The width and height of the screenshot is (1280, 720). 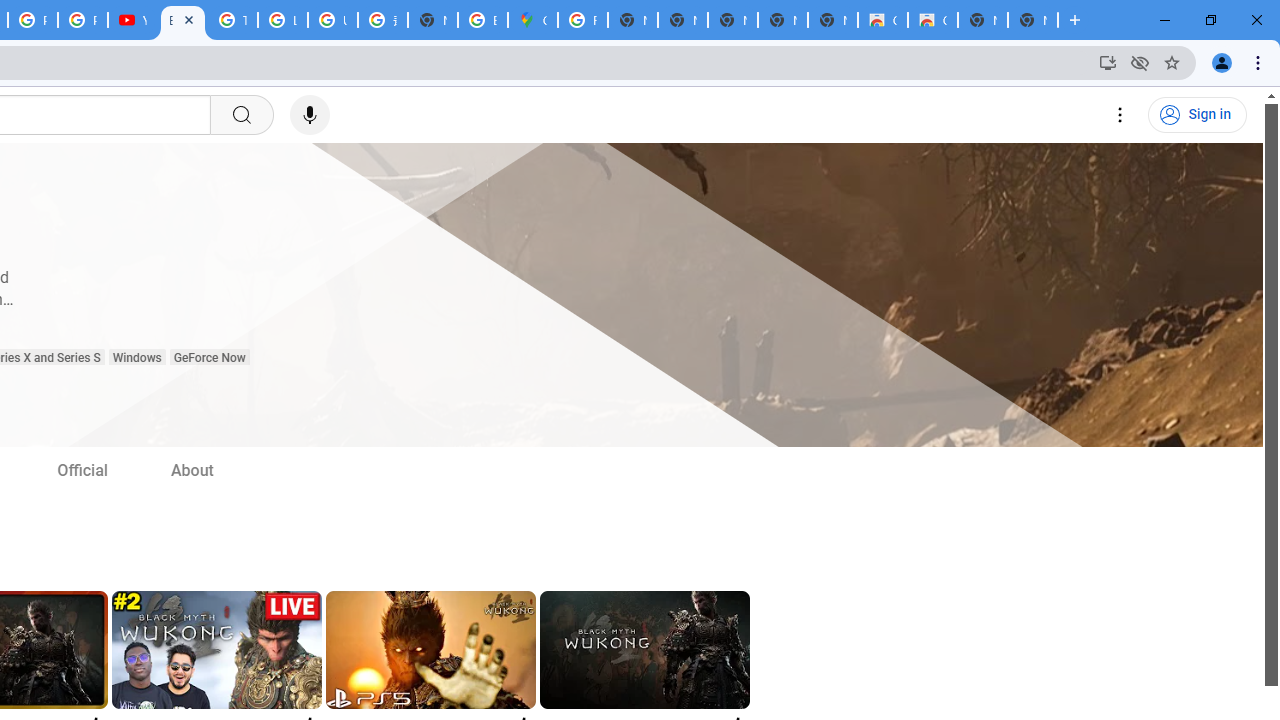 I want to click on 'Windows', so click(x=135, y=357).